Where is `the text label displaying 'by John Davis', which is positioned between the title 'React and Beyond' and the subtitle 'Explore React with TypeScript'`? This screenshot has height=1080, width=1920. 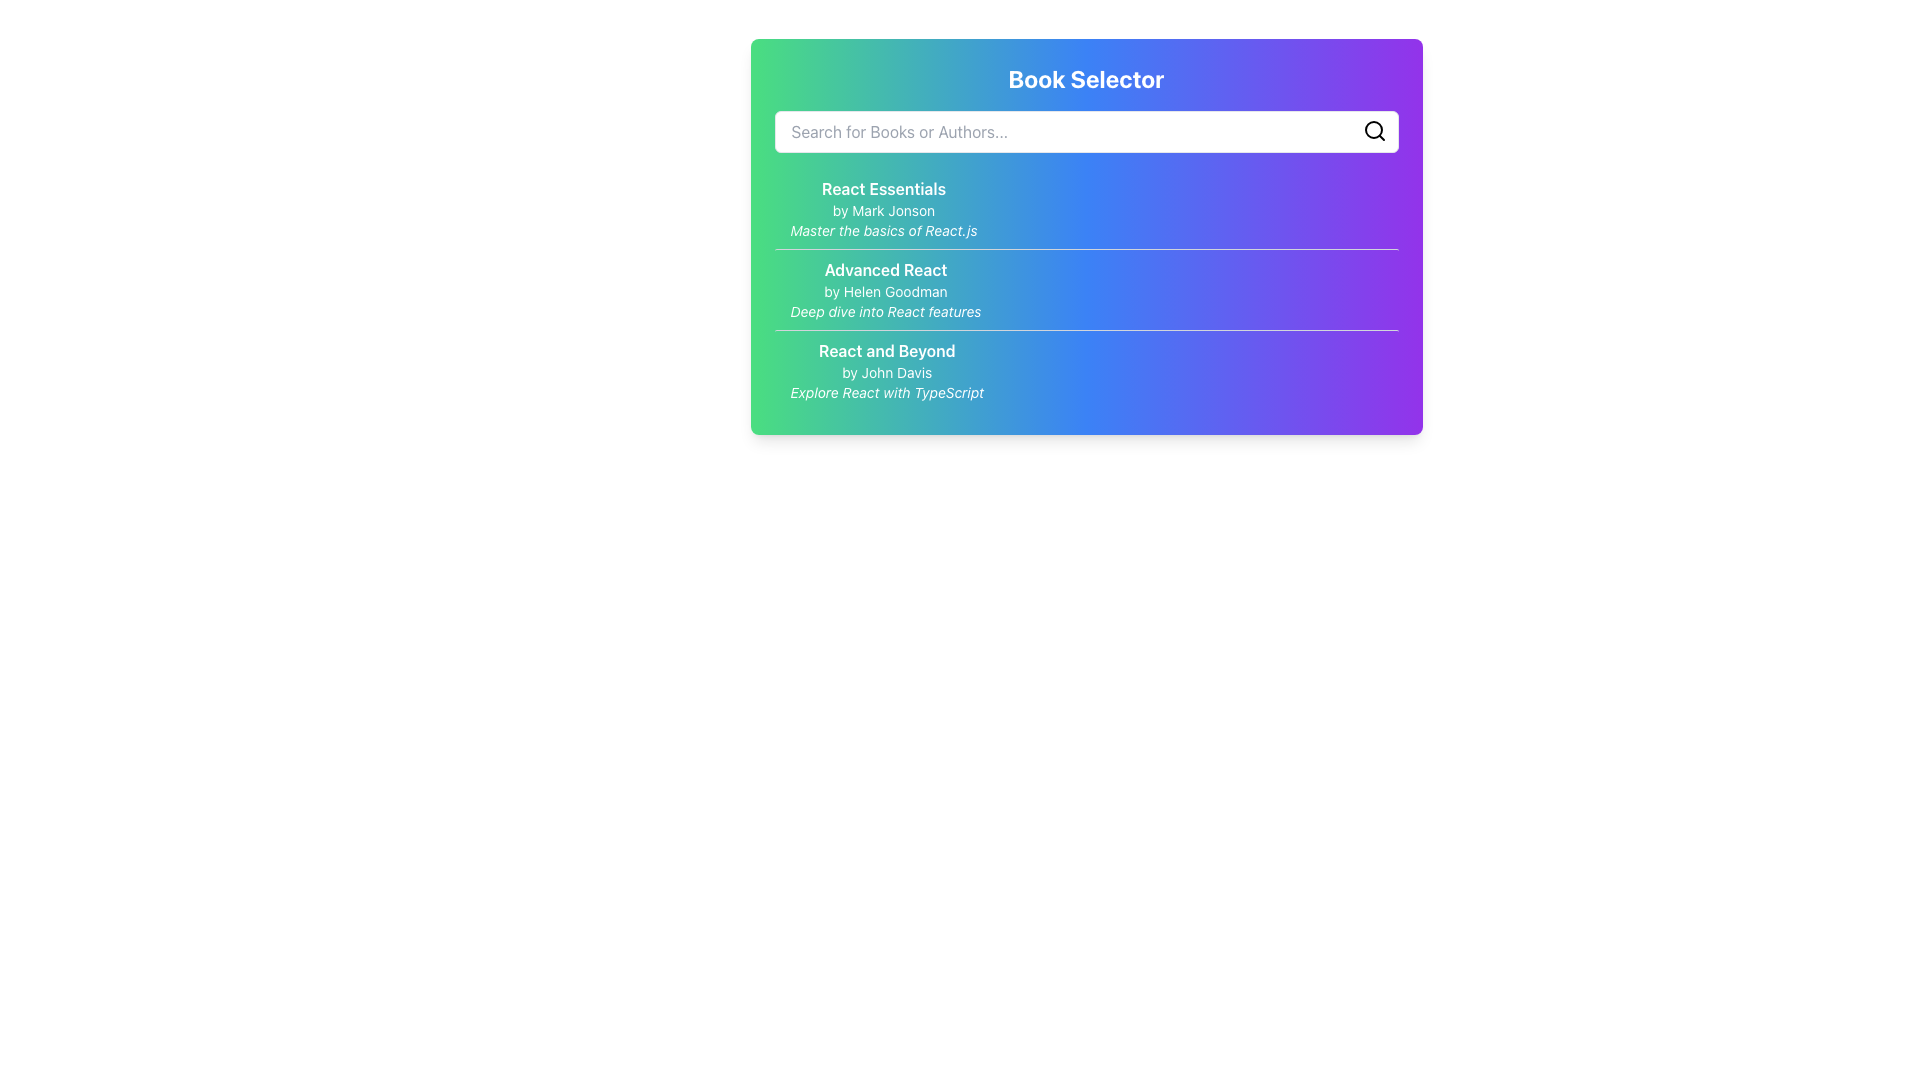
the text label displaying 'by John Davis', which is positioned between the title 'React and Beyond' and the subtitle 'Explore React with TypeScript' is located at coordinates (886, 373).